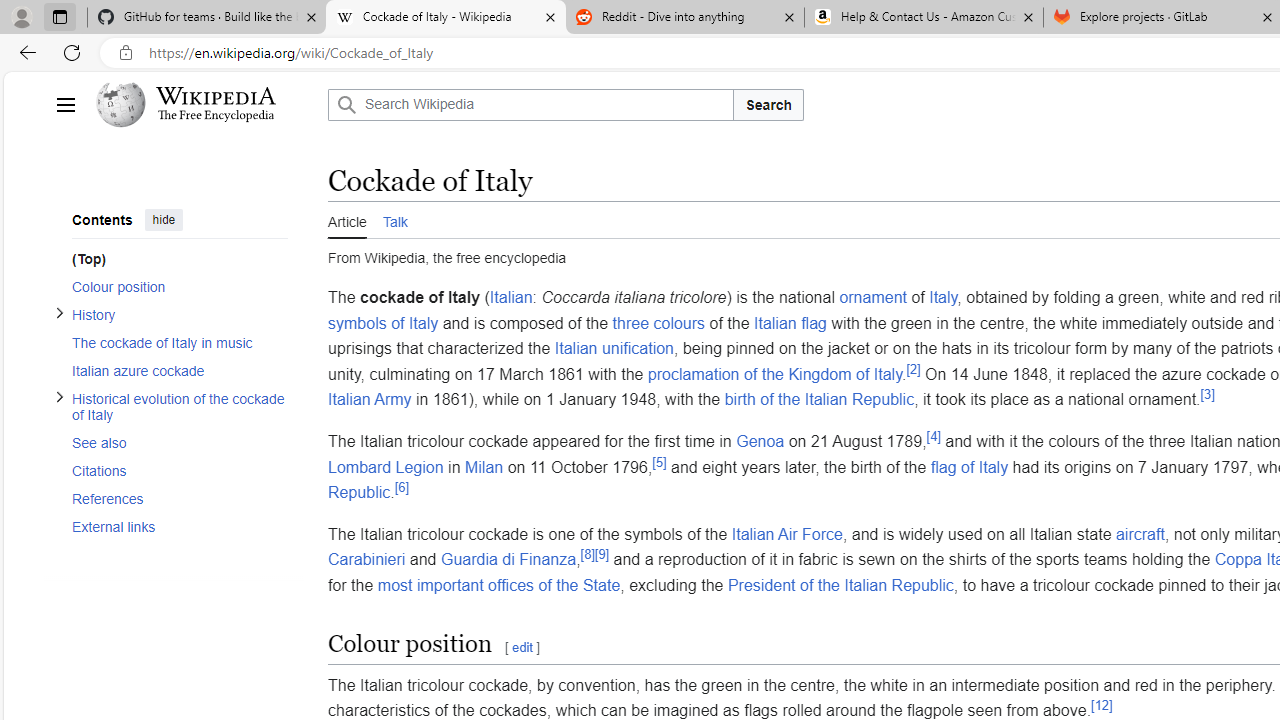  Describe the element at coordinates (601, 555) in the screenshot. I see `'[9]'` at that location.